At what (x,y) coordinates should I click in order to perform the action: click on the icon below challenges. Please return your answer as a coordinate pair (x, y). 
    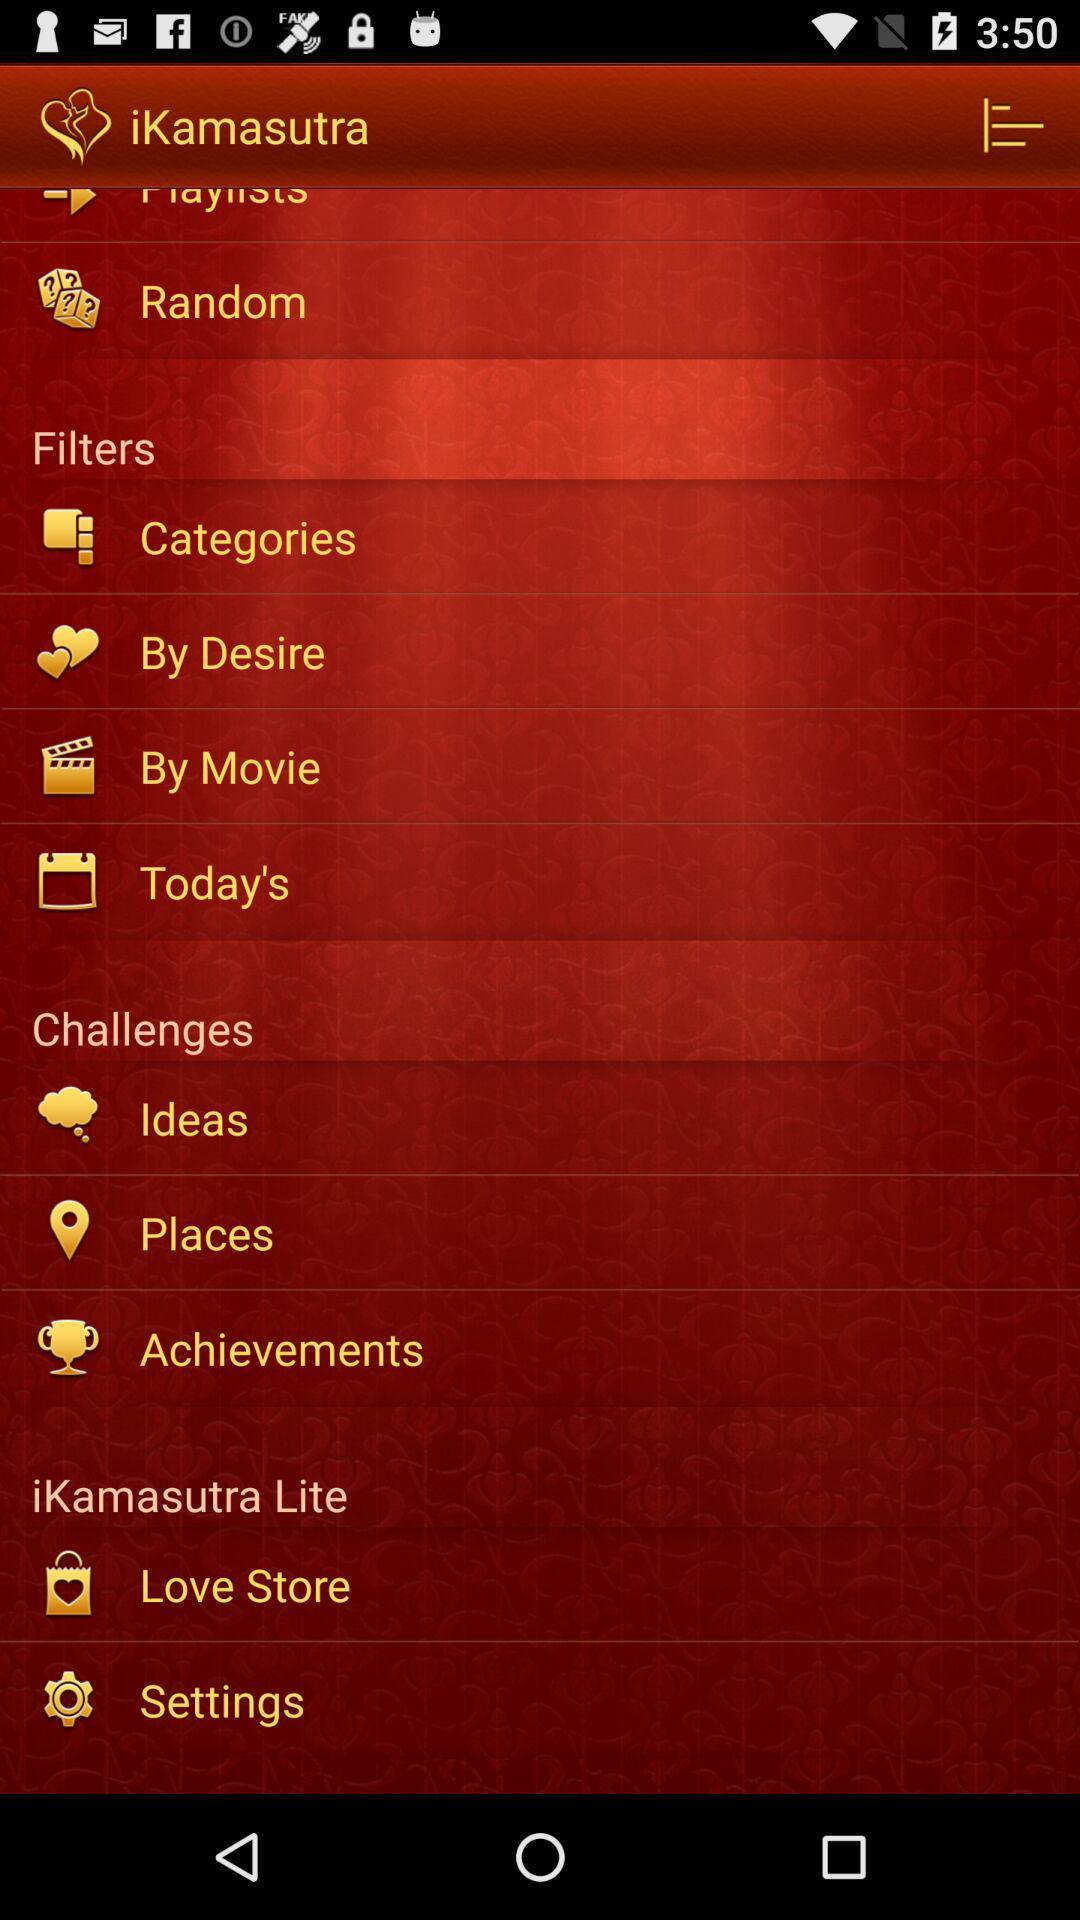
    Looking at the image, I should click on (595, 1116).